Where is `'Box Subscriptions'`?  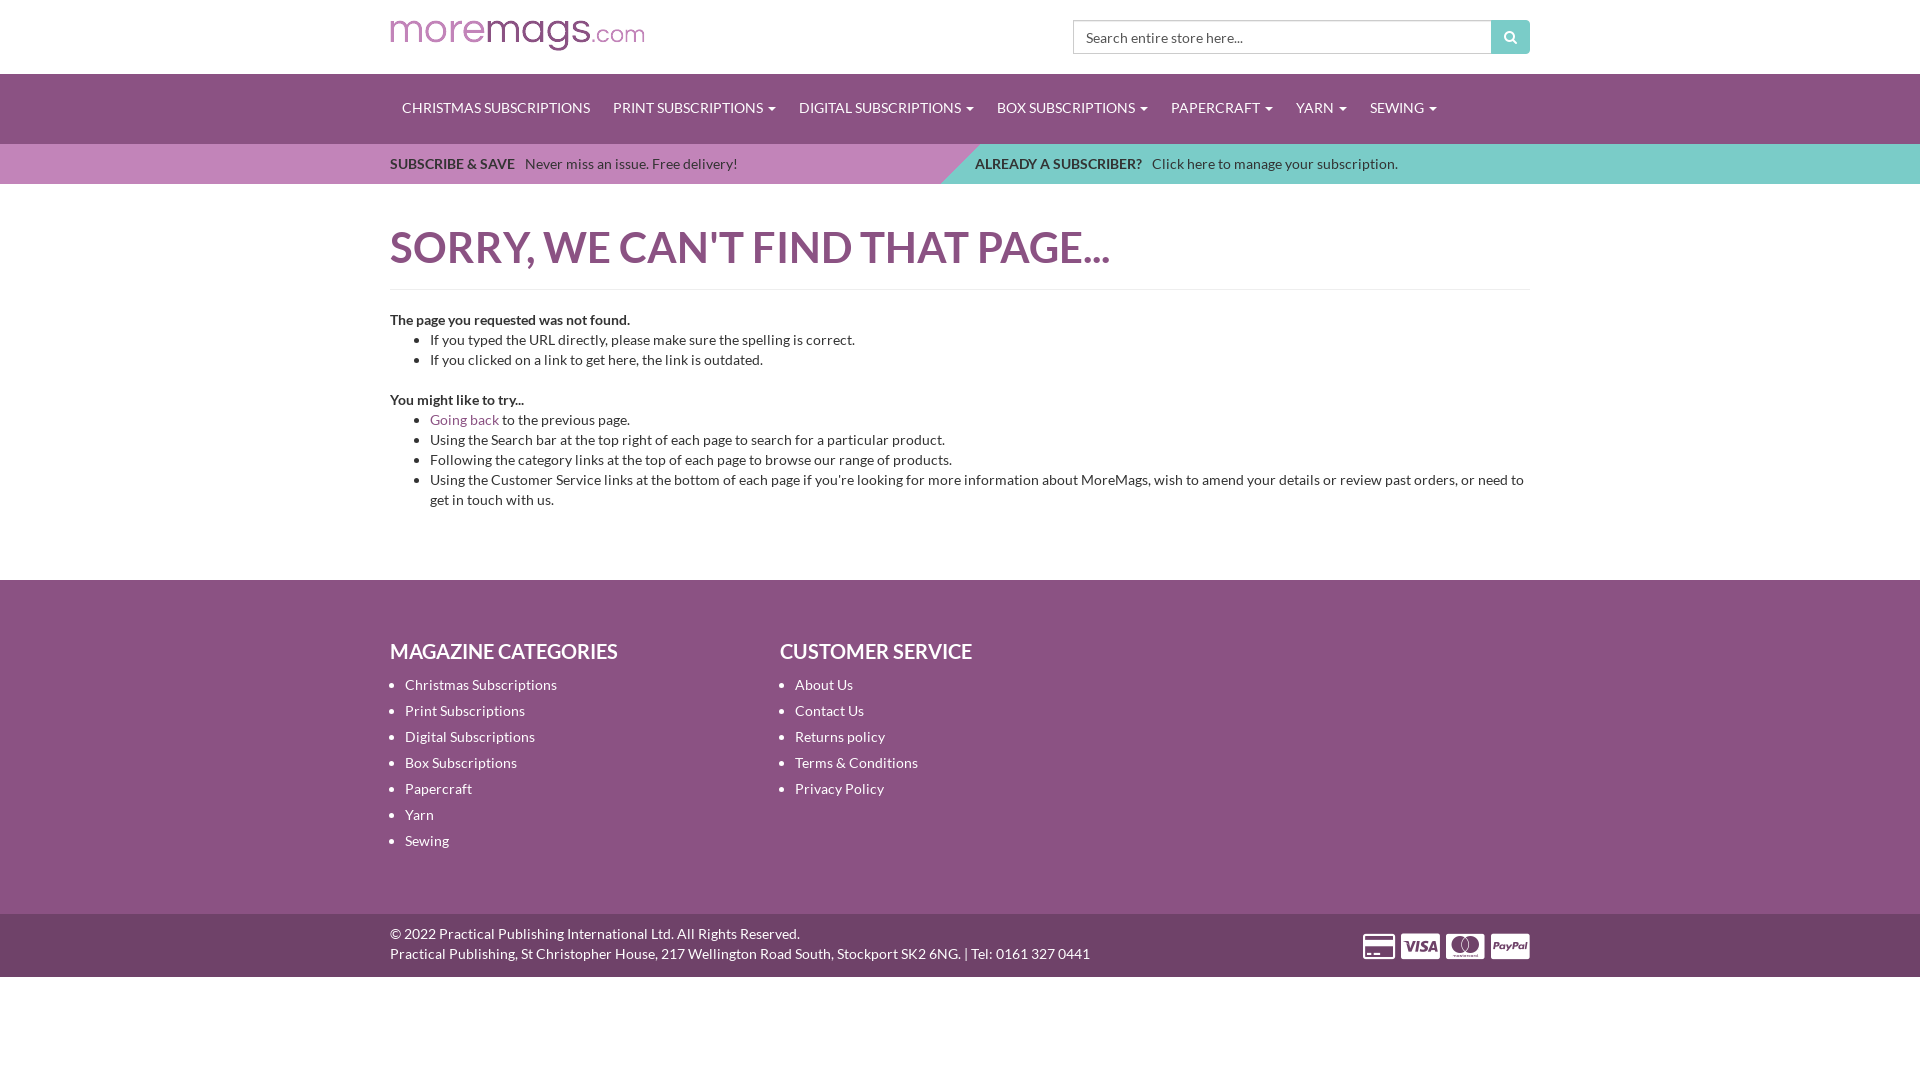 'Box Subscriptions' is located at coordinates (459, 762).